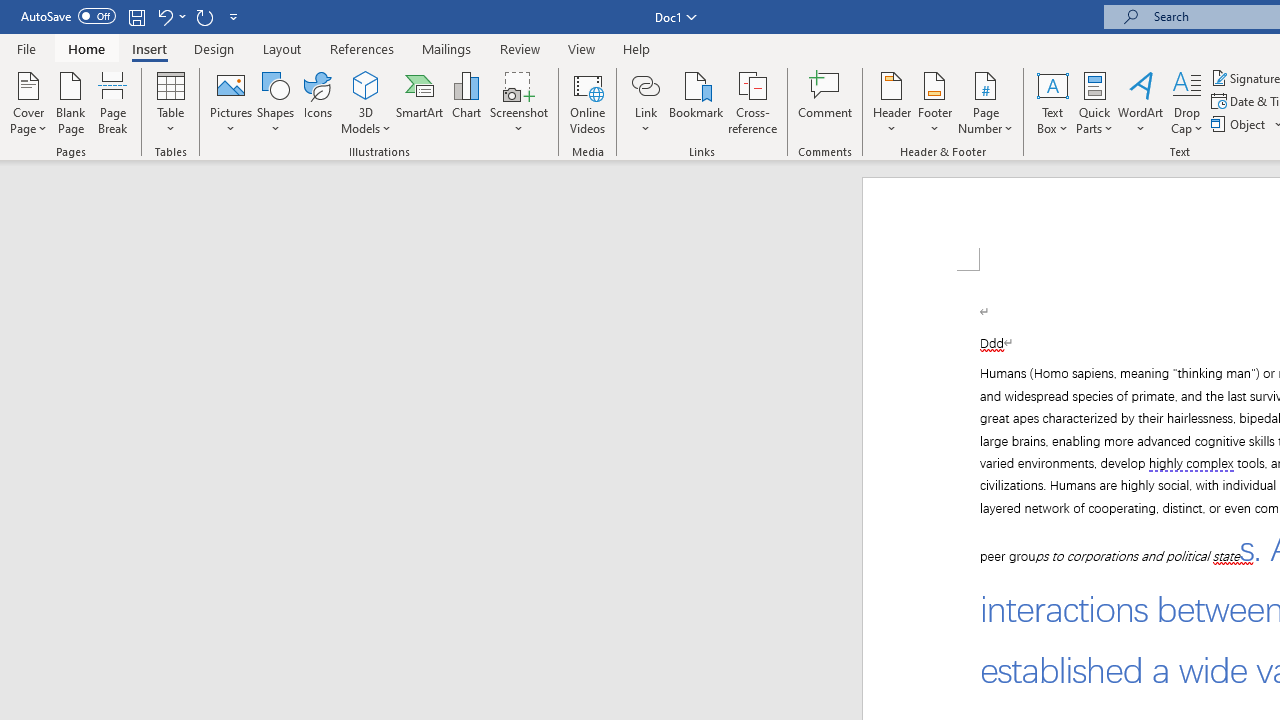 The image size is (1280, 720). I want to click on 'Cross-reference...', so click(751, 103).